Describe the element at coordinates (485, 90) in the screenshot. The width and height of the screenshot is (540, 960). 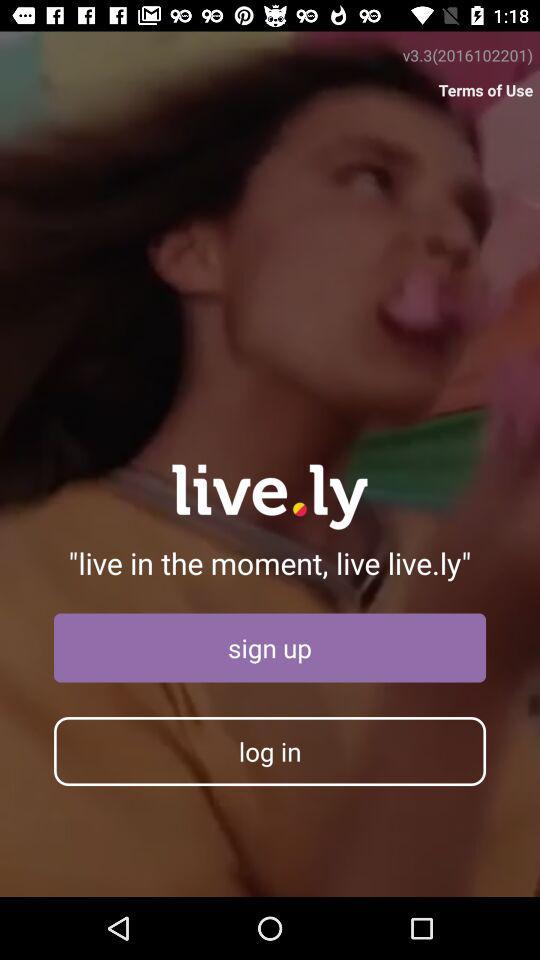
I see `icon above the live in the item` at that location.